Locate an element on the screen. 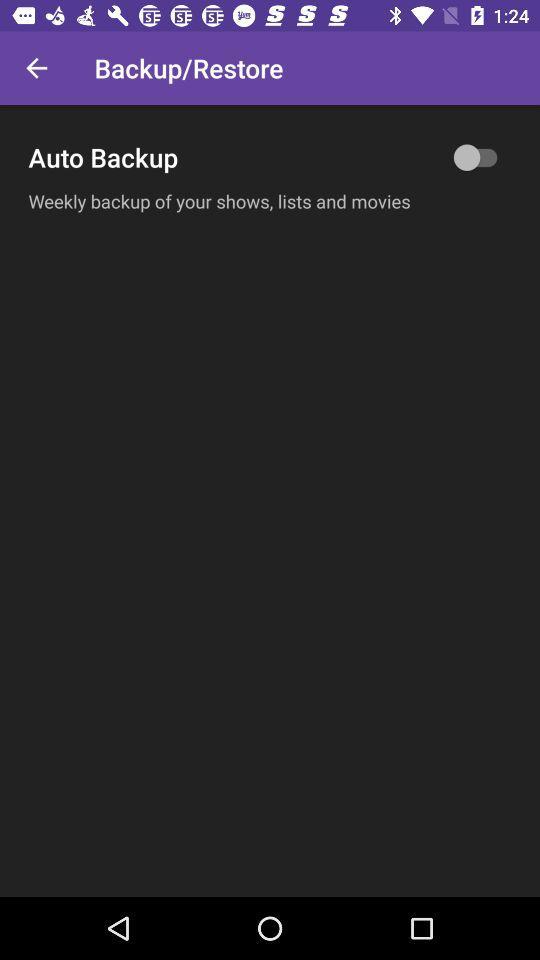  item to the left of backup/restore icon is located at coordinates (36, 68).